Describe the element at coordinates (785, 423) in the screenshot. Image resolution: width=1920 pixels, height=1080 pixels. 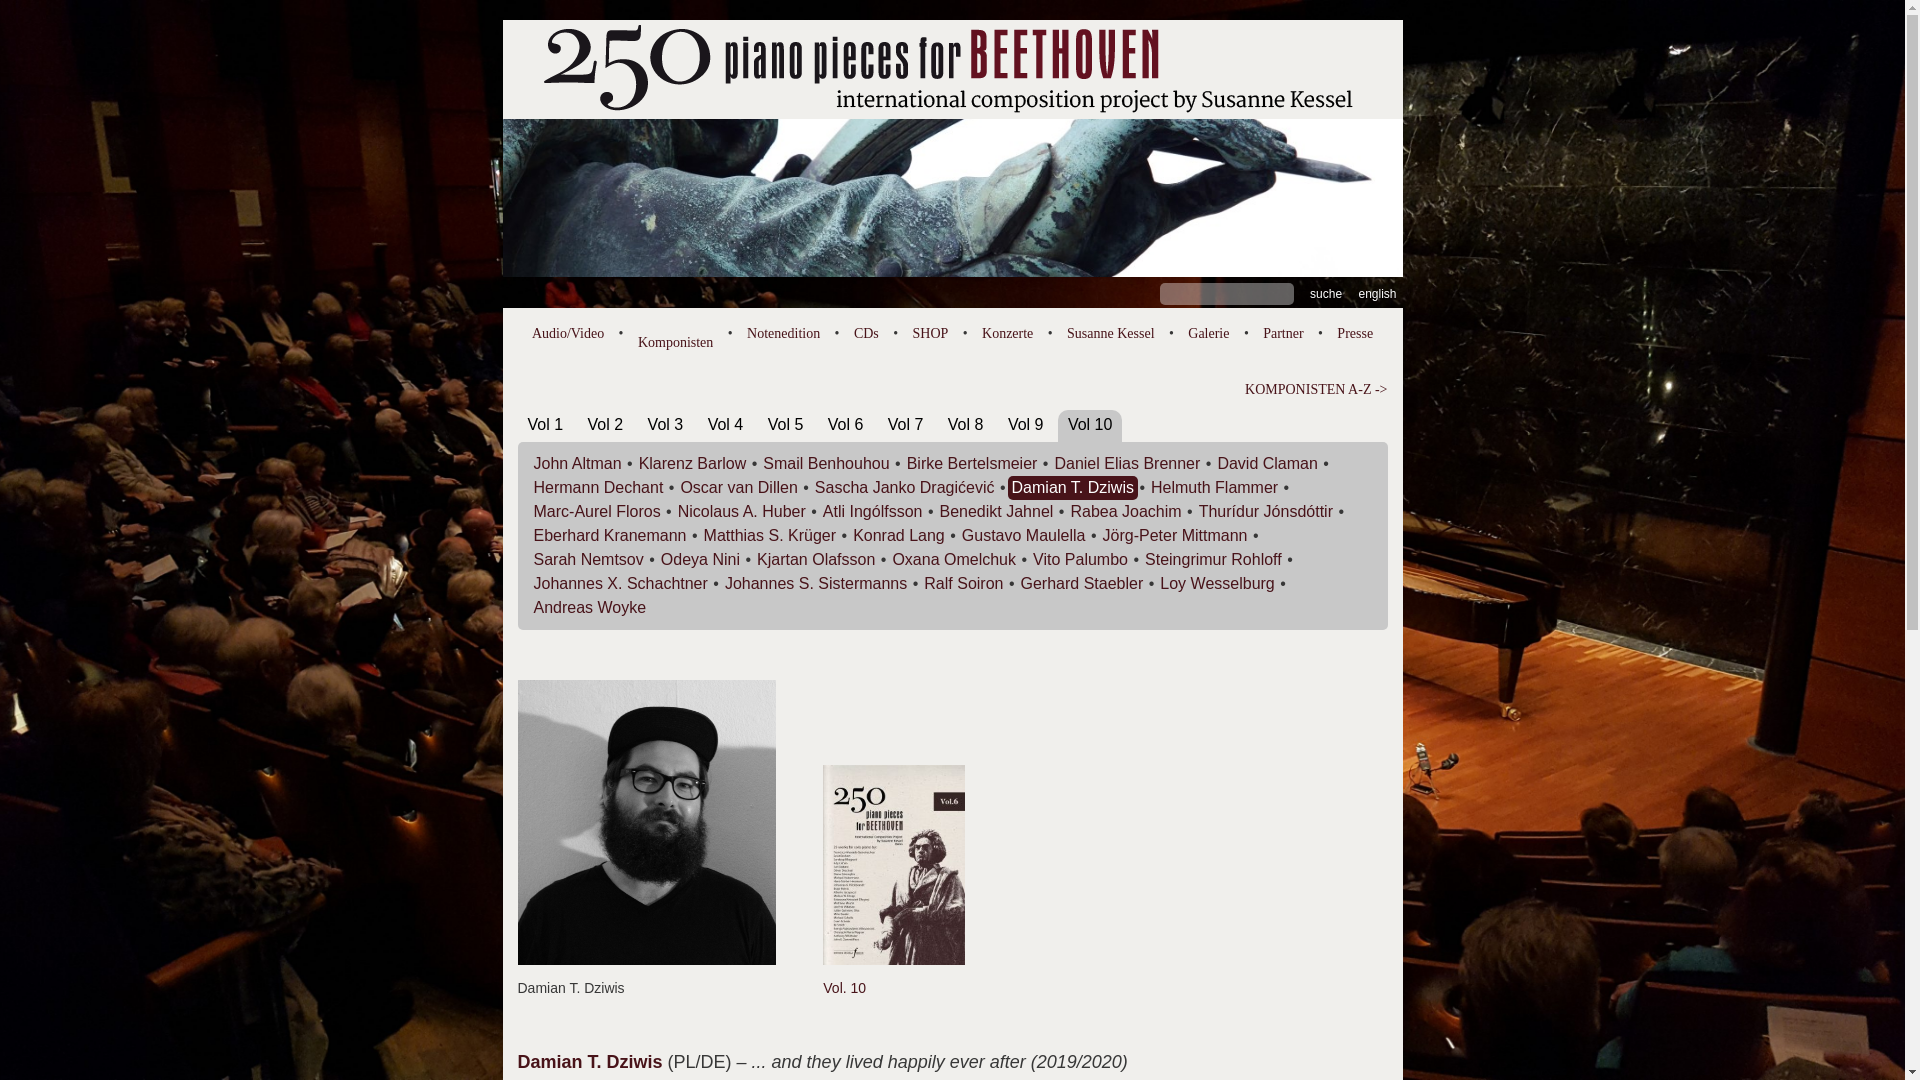
I see `'Vol 5'` at that location.